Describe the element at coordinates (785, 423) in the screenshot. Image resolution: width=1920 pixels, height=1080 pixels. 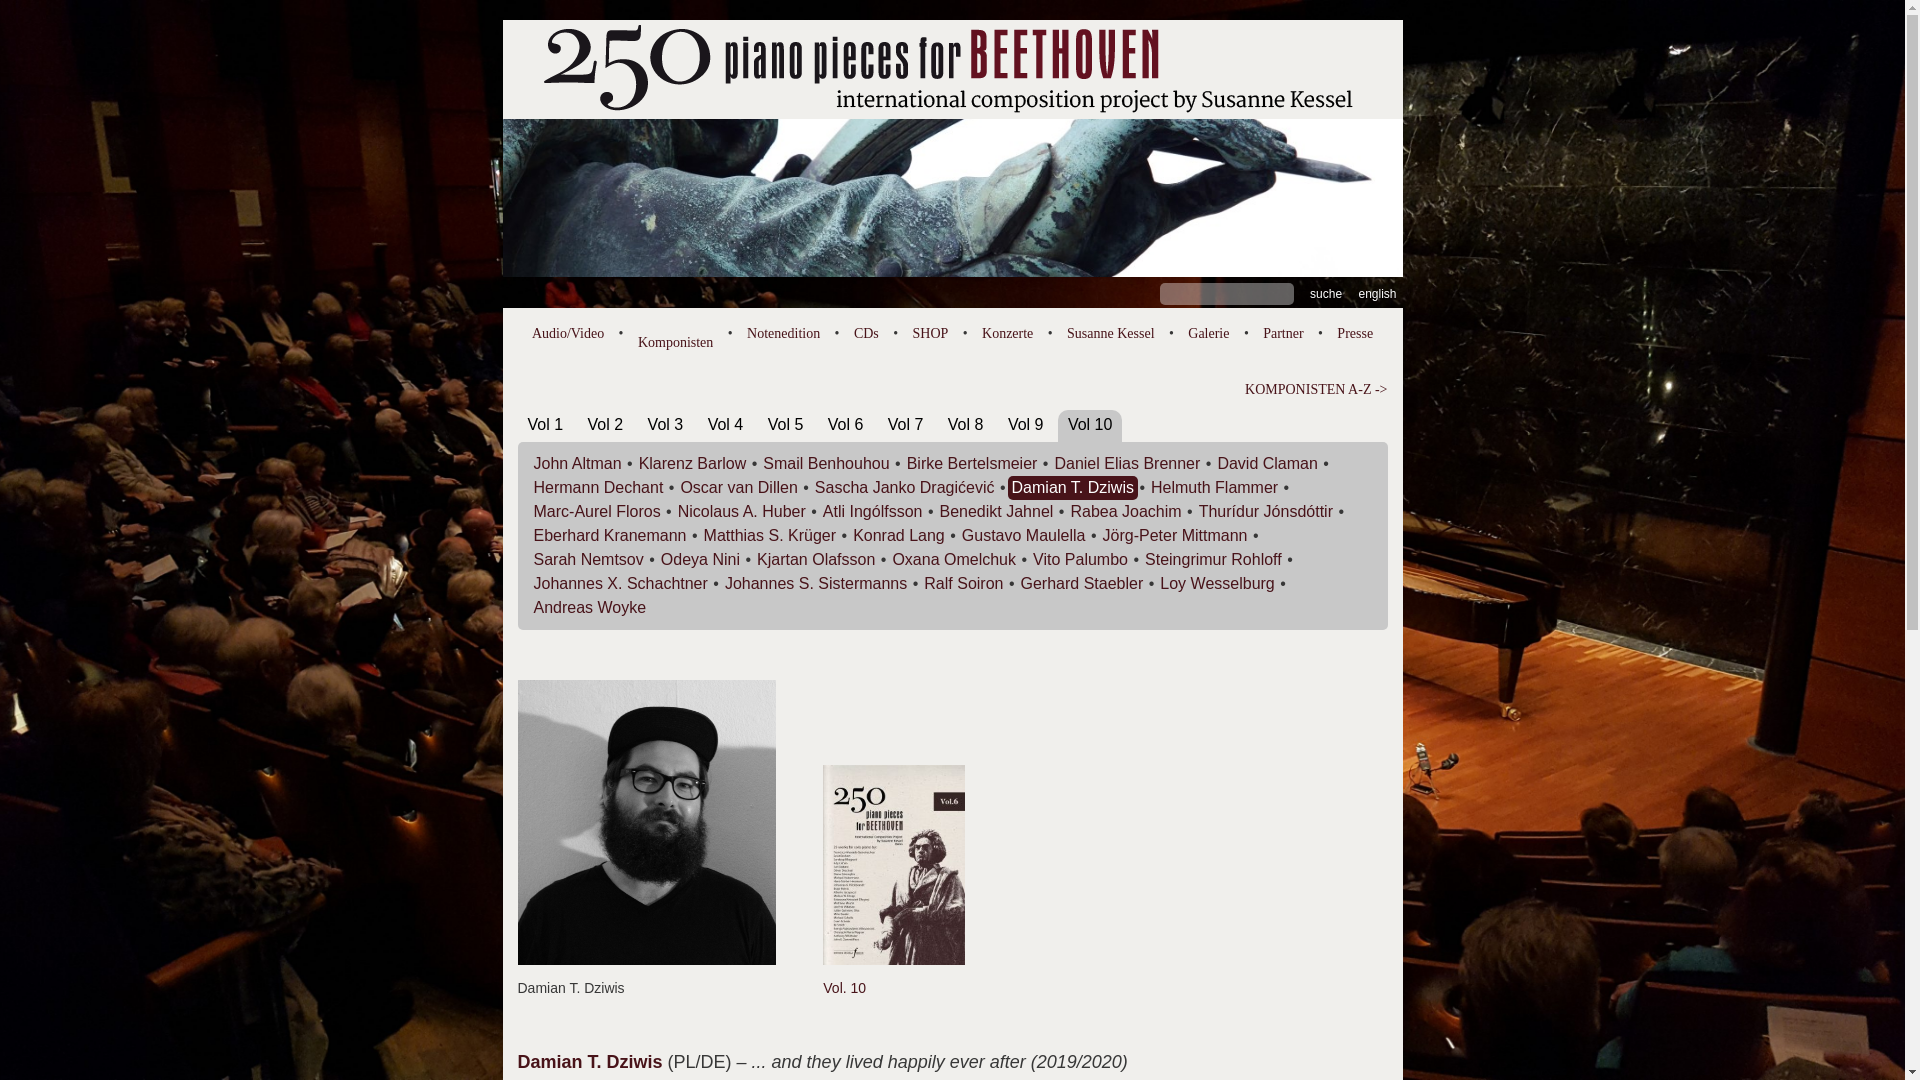
I see `'Vol 5'` at that location.